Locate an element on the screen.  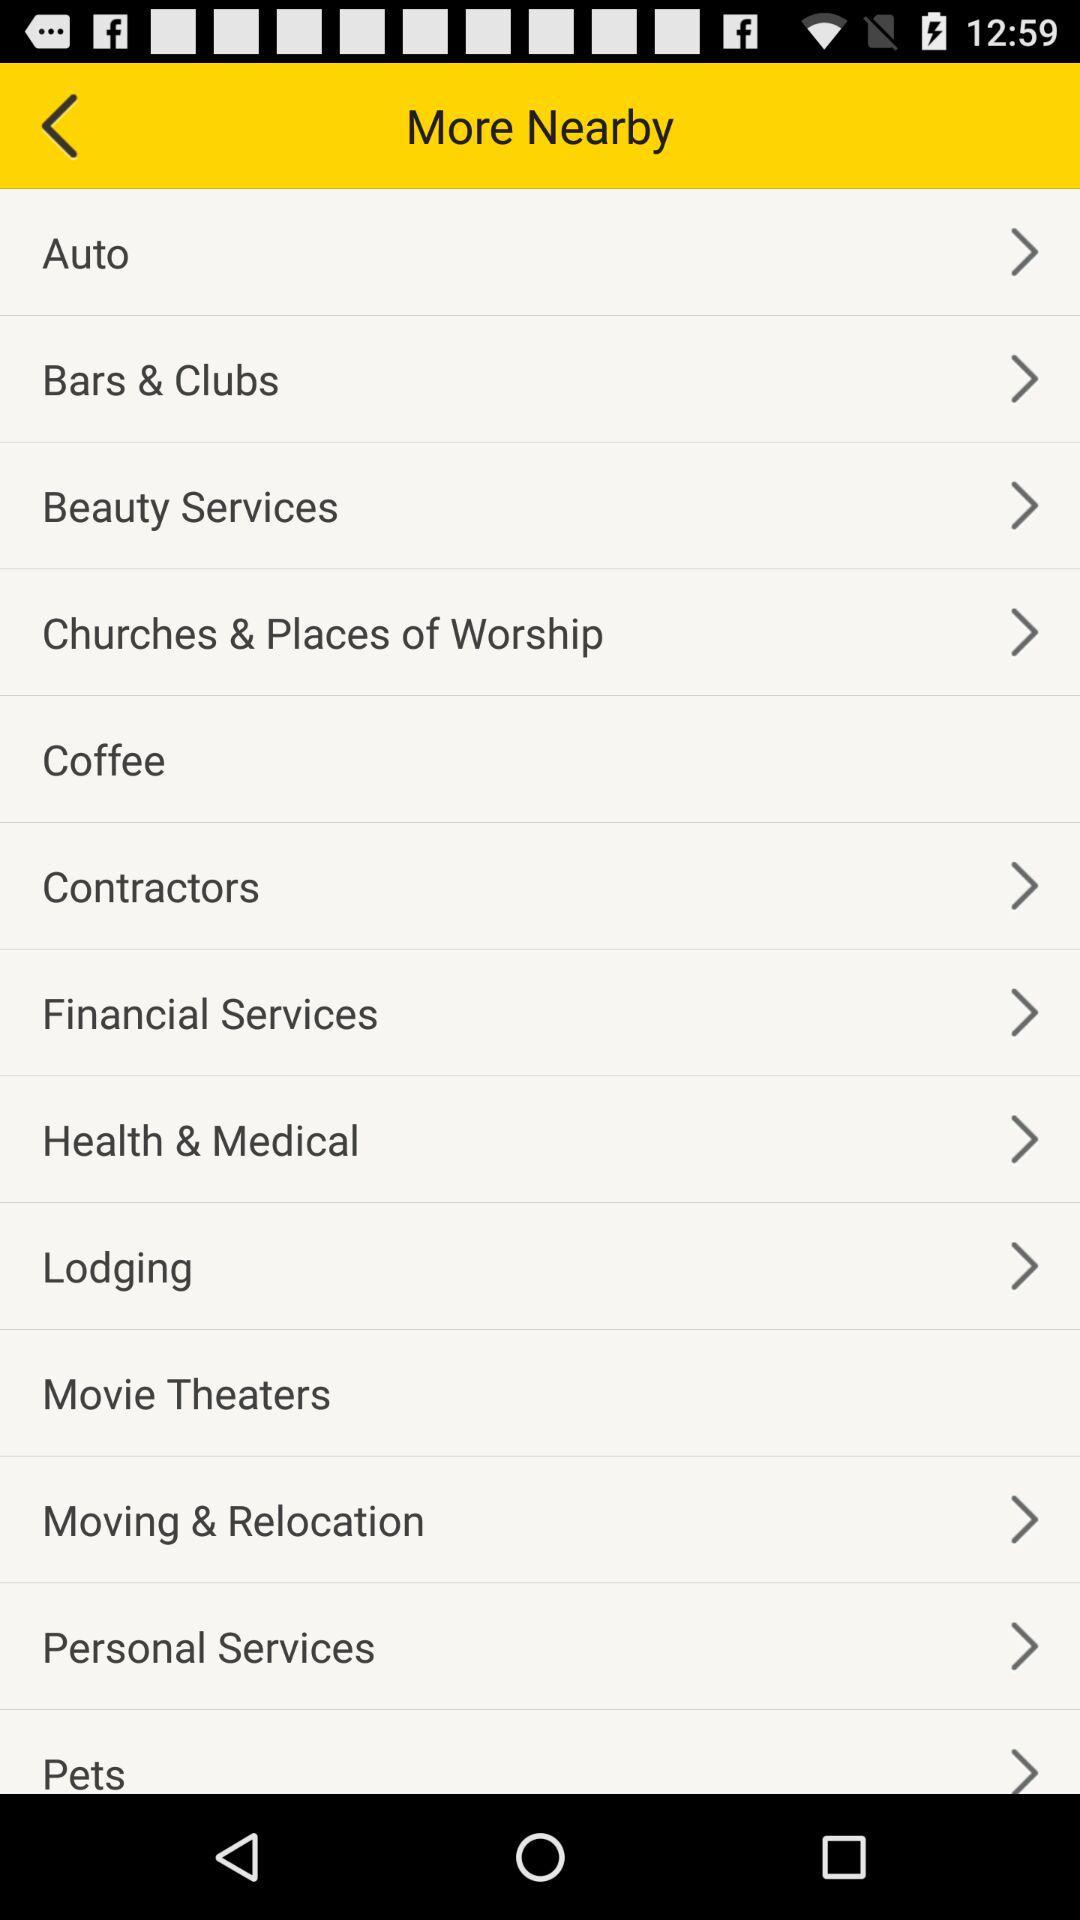
financial services icon is located at coordinates (210, 1012).